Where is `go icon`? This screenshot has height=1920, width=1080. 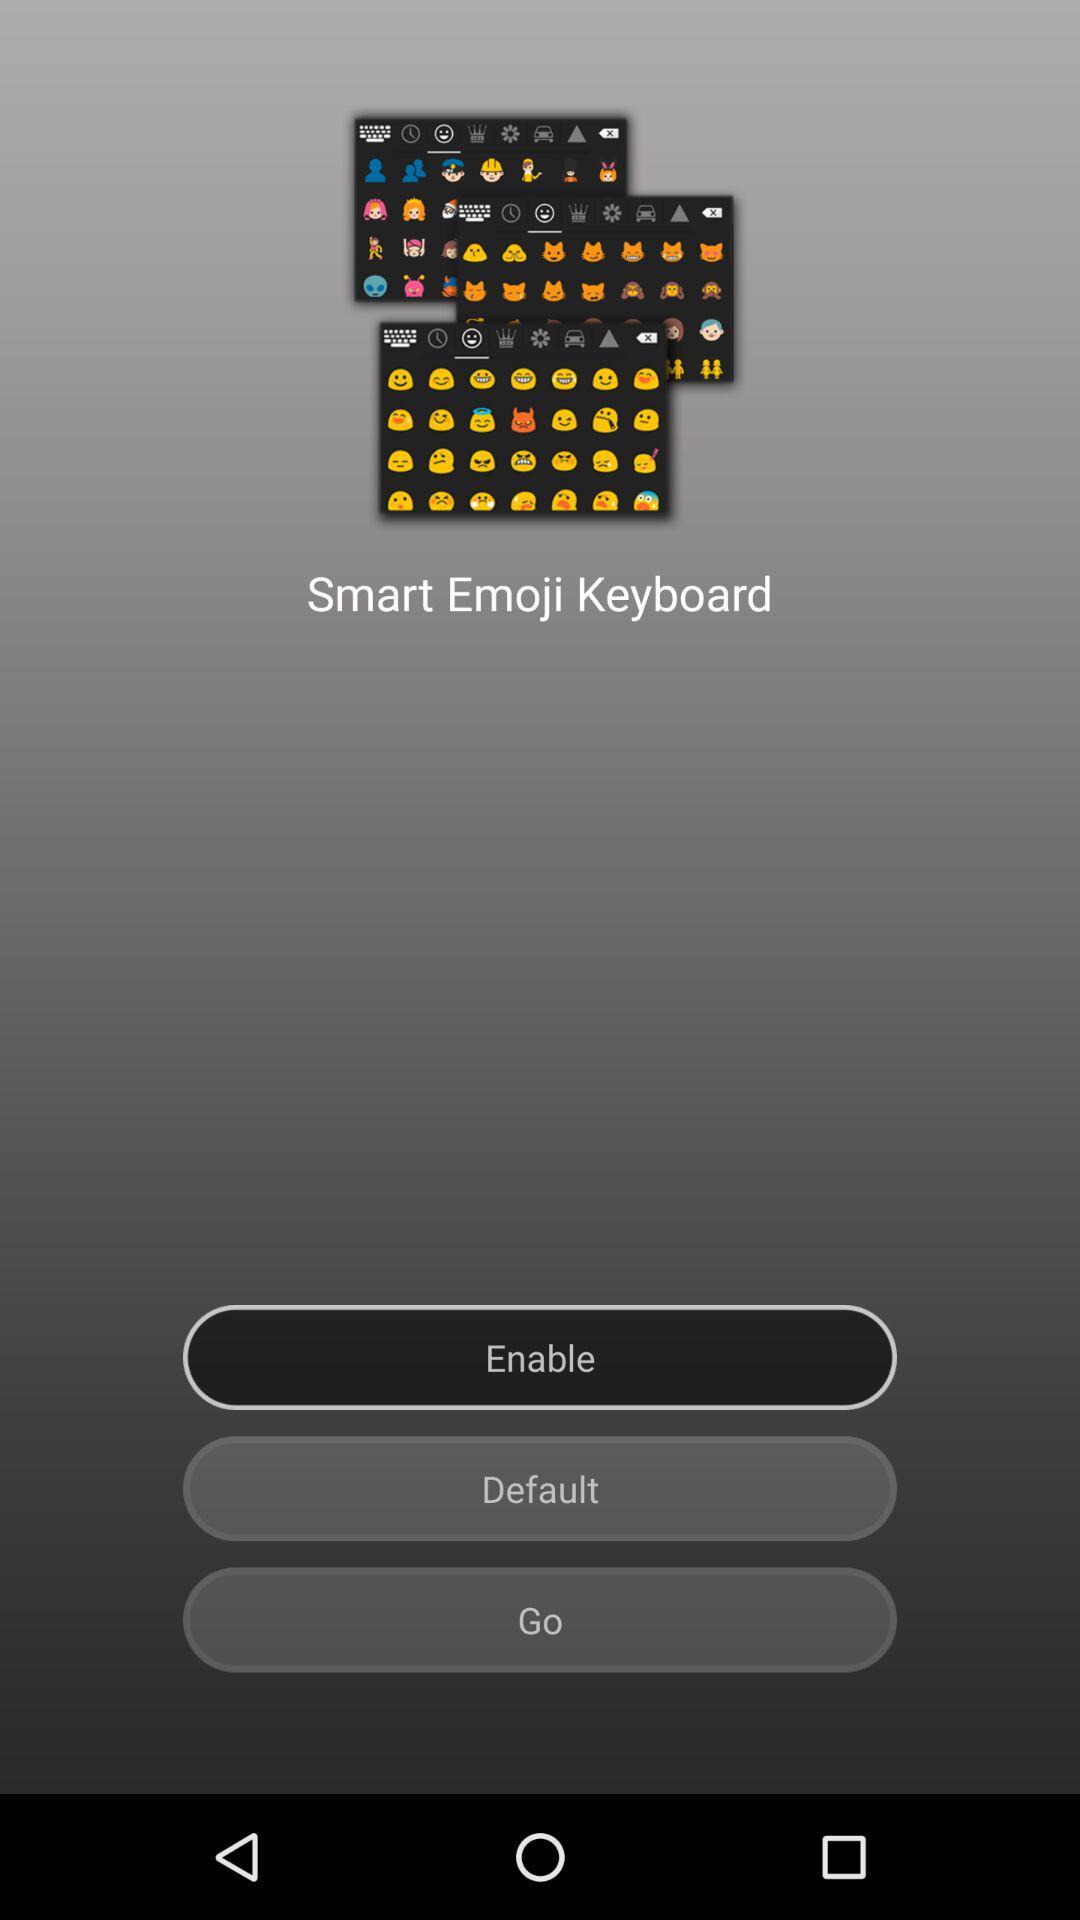
go icon is located at coordinates (540, 1620).